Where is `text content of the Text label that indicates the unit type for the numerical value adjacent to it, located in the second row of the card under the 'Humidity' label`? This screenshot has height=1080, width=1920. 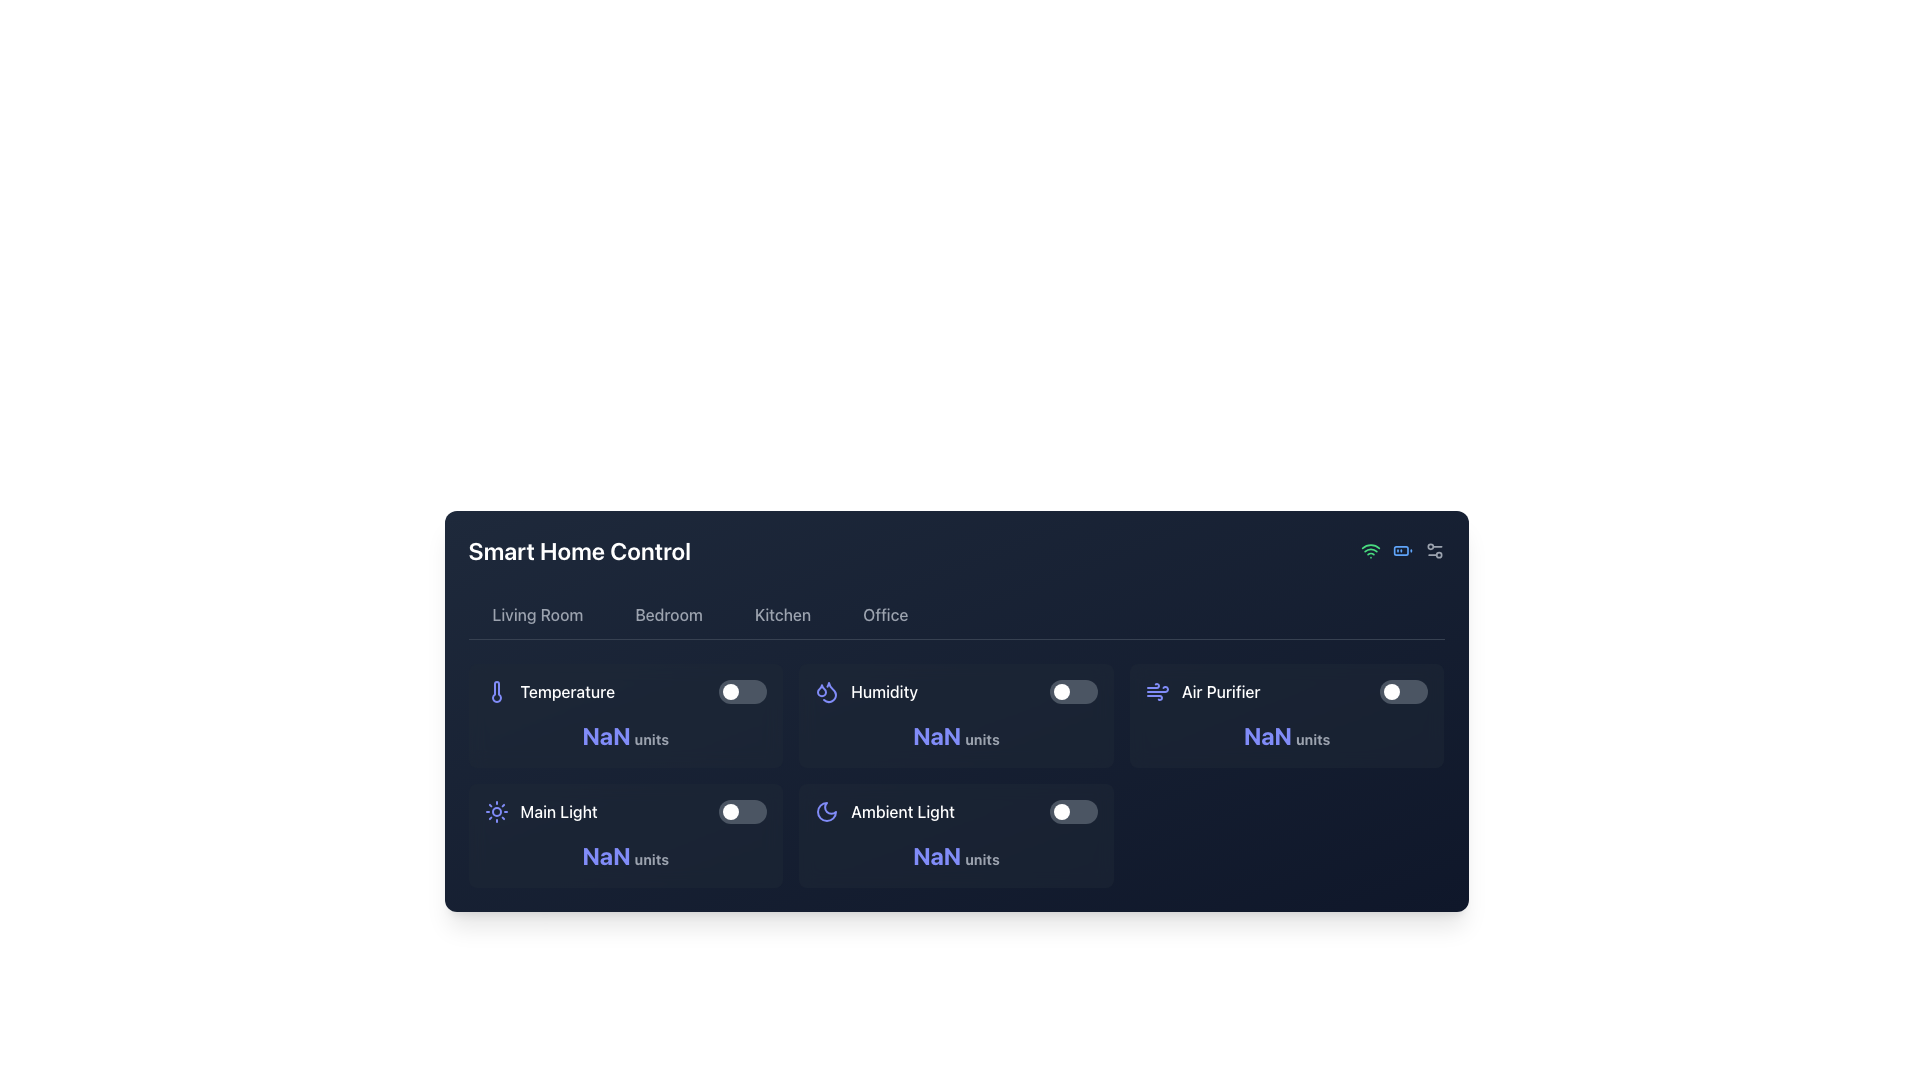 text content of the Text label that indicates the unit type for the numerical value adjacent to it, located in the second row of the card under the 'Humidity' label is located at coordinates (982, 739).